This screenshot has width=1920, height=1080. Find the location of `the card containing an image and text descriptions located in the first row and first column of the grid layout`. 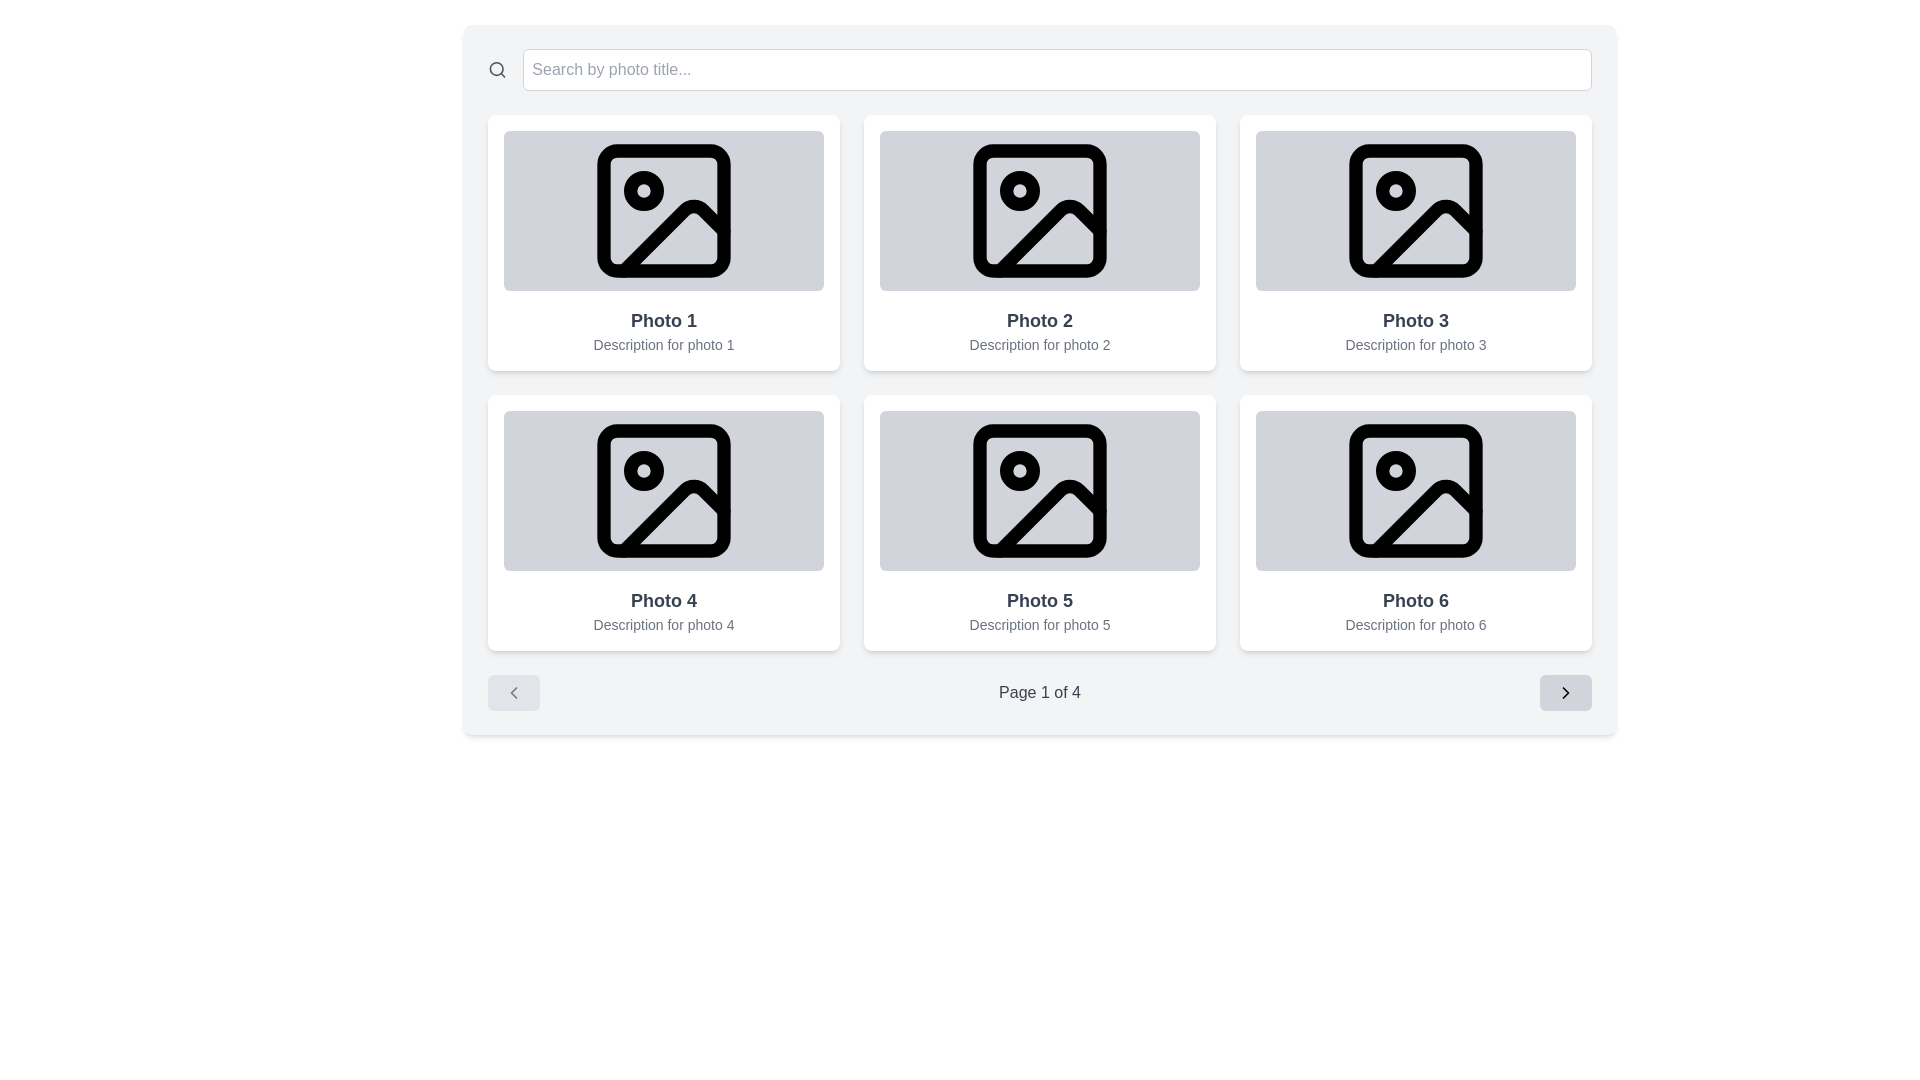

the card containing an image and text descriptions located in the first row and first column of the grid layout is located at coordinates (663, 242).